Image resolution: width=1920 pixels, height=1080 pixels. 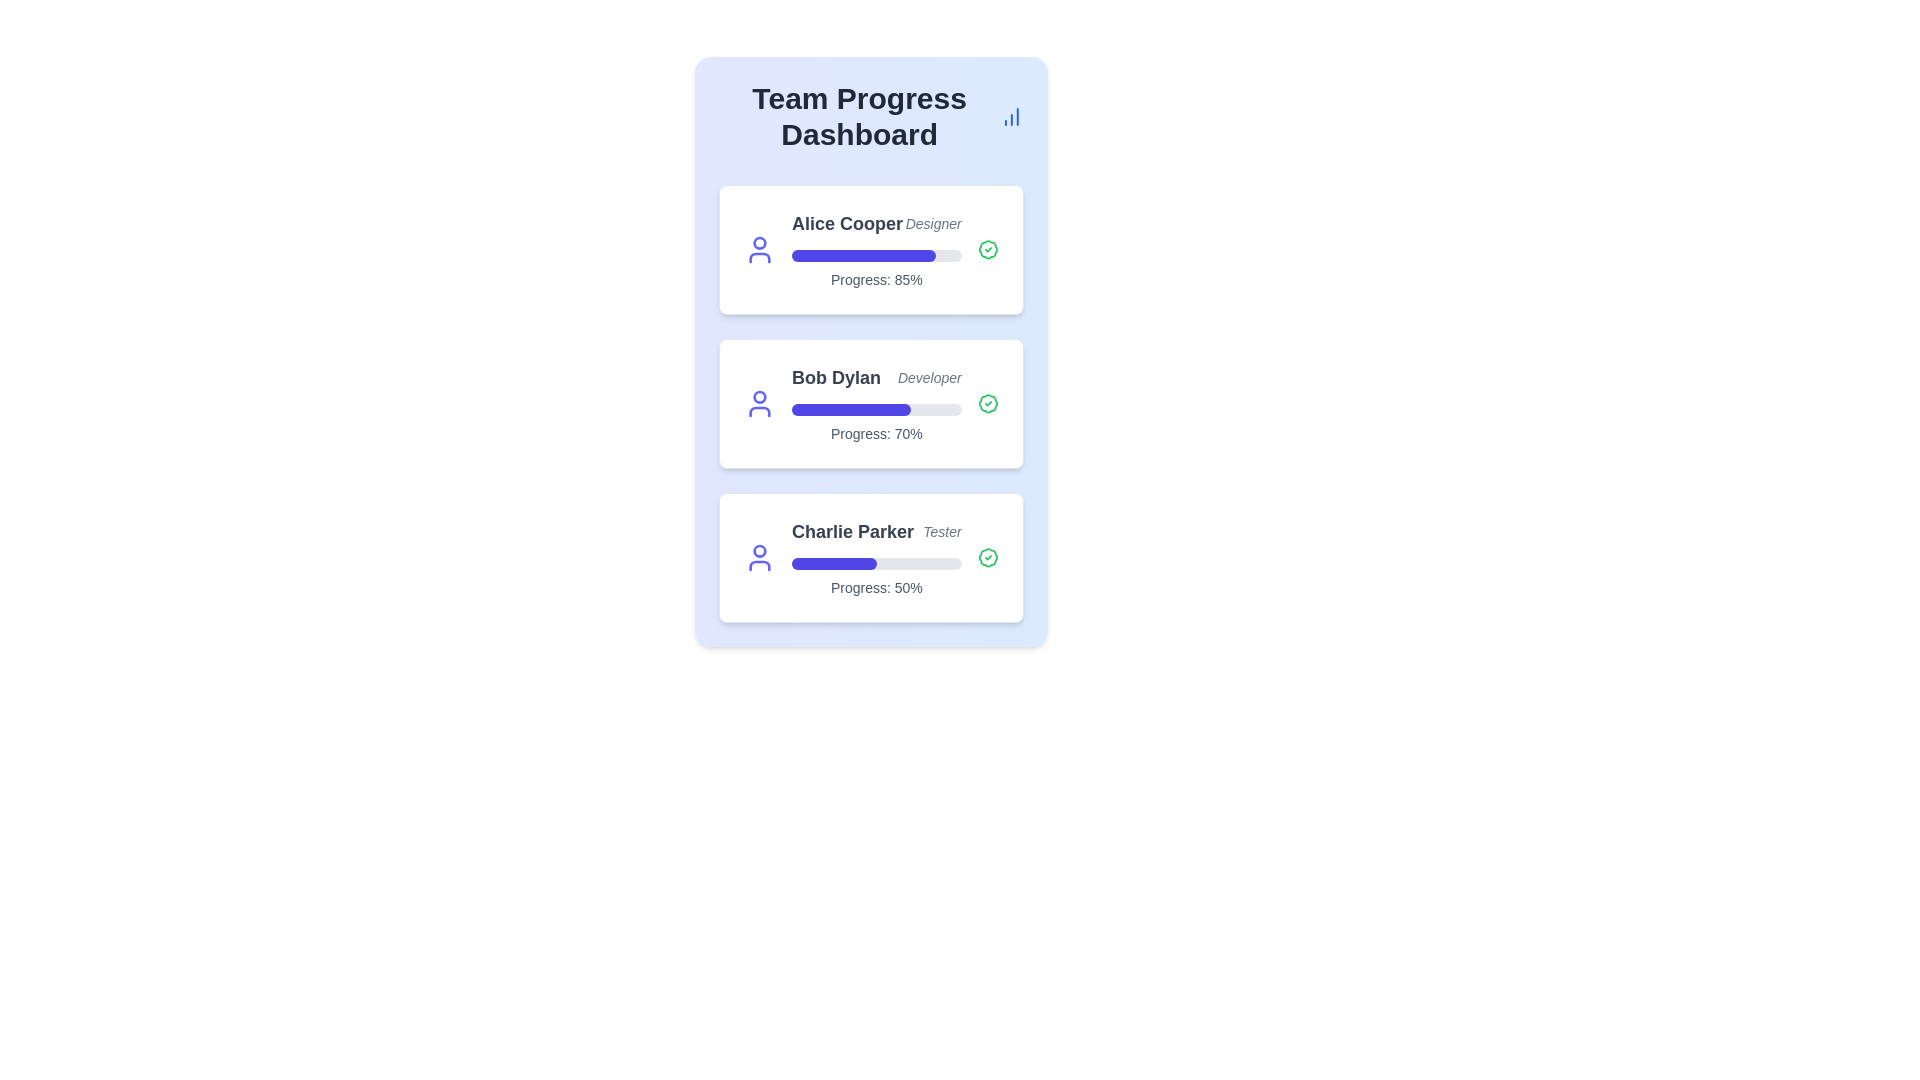 What do you see at coordinates (876, 586) in the screenshot?
I see `the text label that displays the progress percentage for 'Charlie Parker', located at the bottom of the card beneath the progress bar` at bounding box center [876, 586].